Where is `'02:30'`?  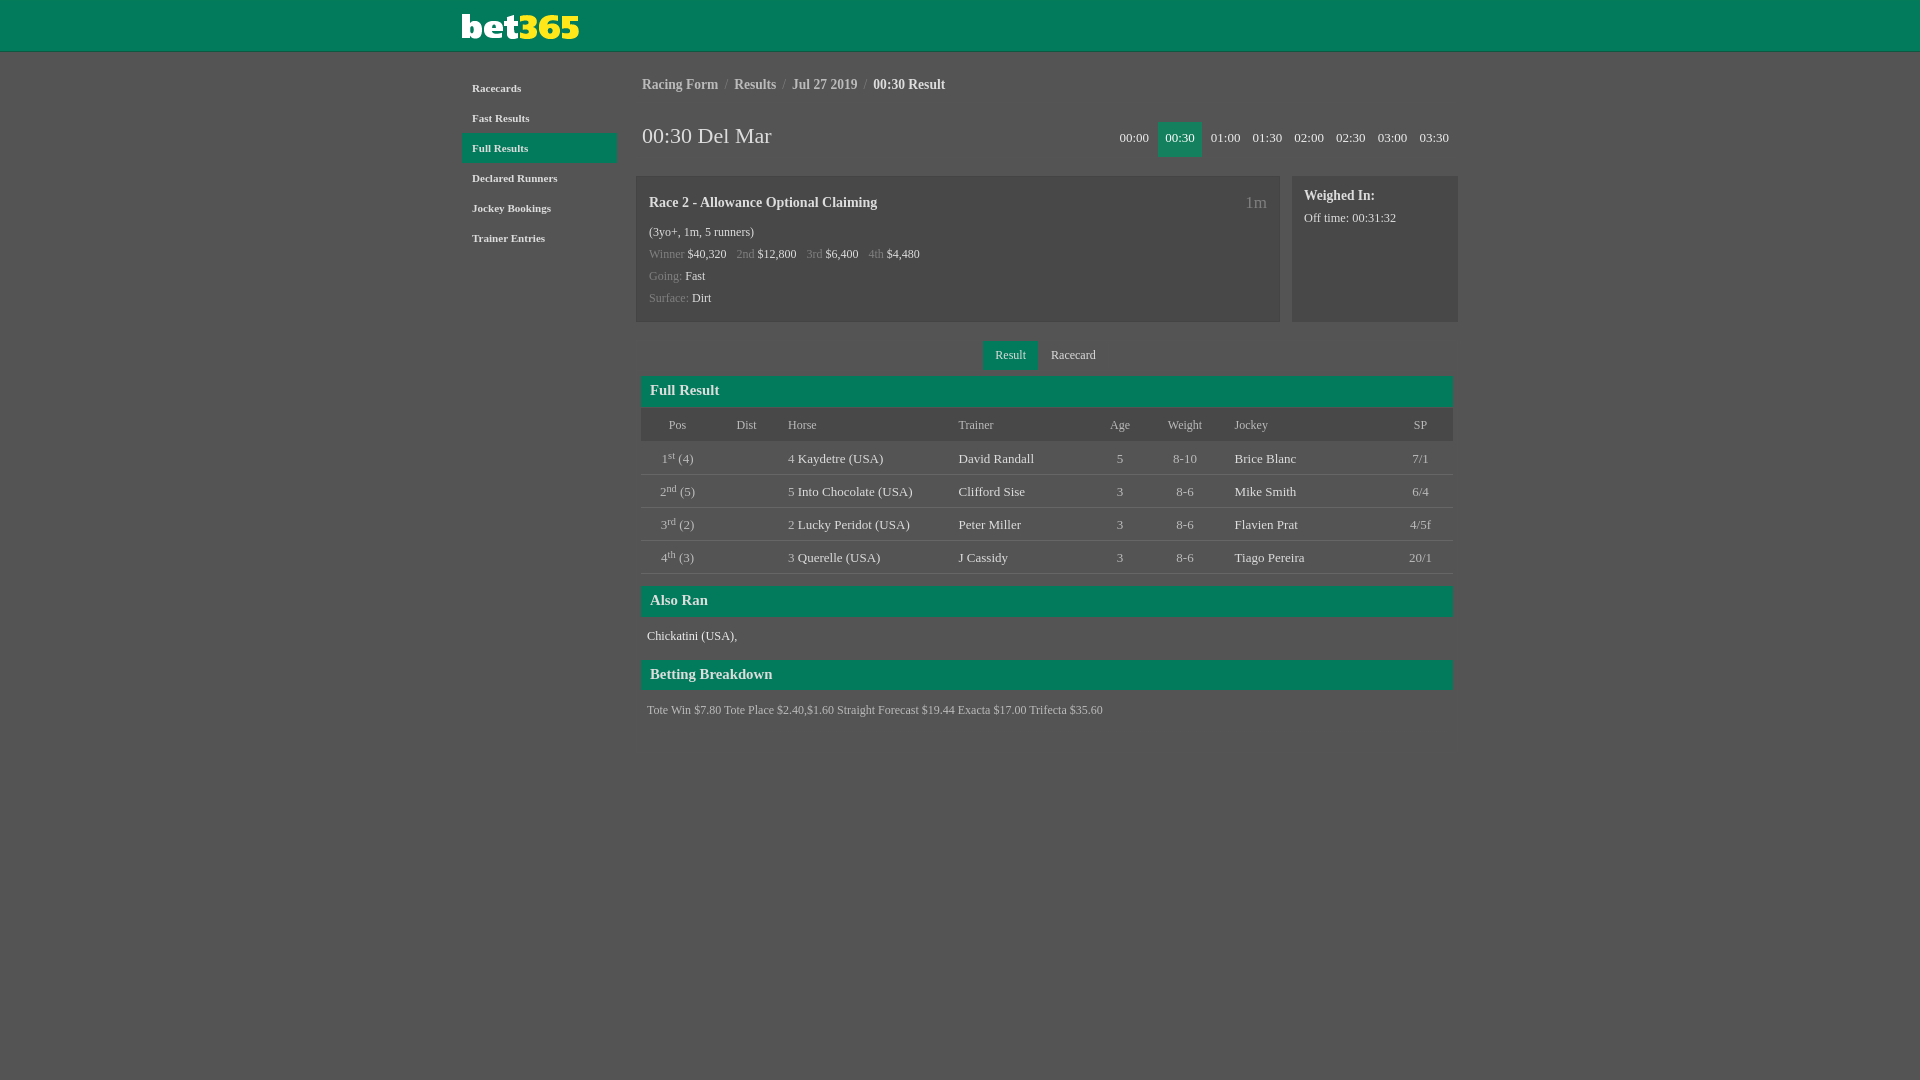
'02:30' is located at coordinates (1350, 139).